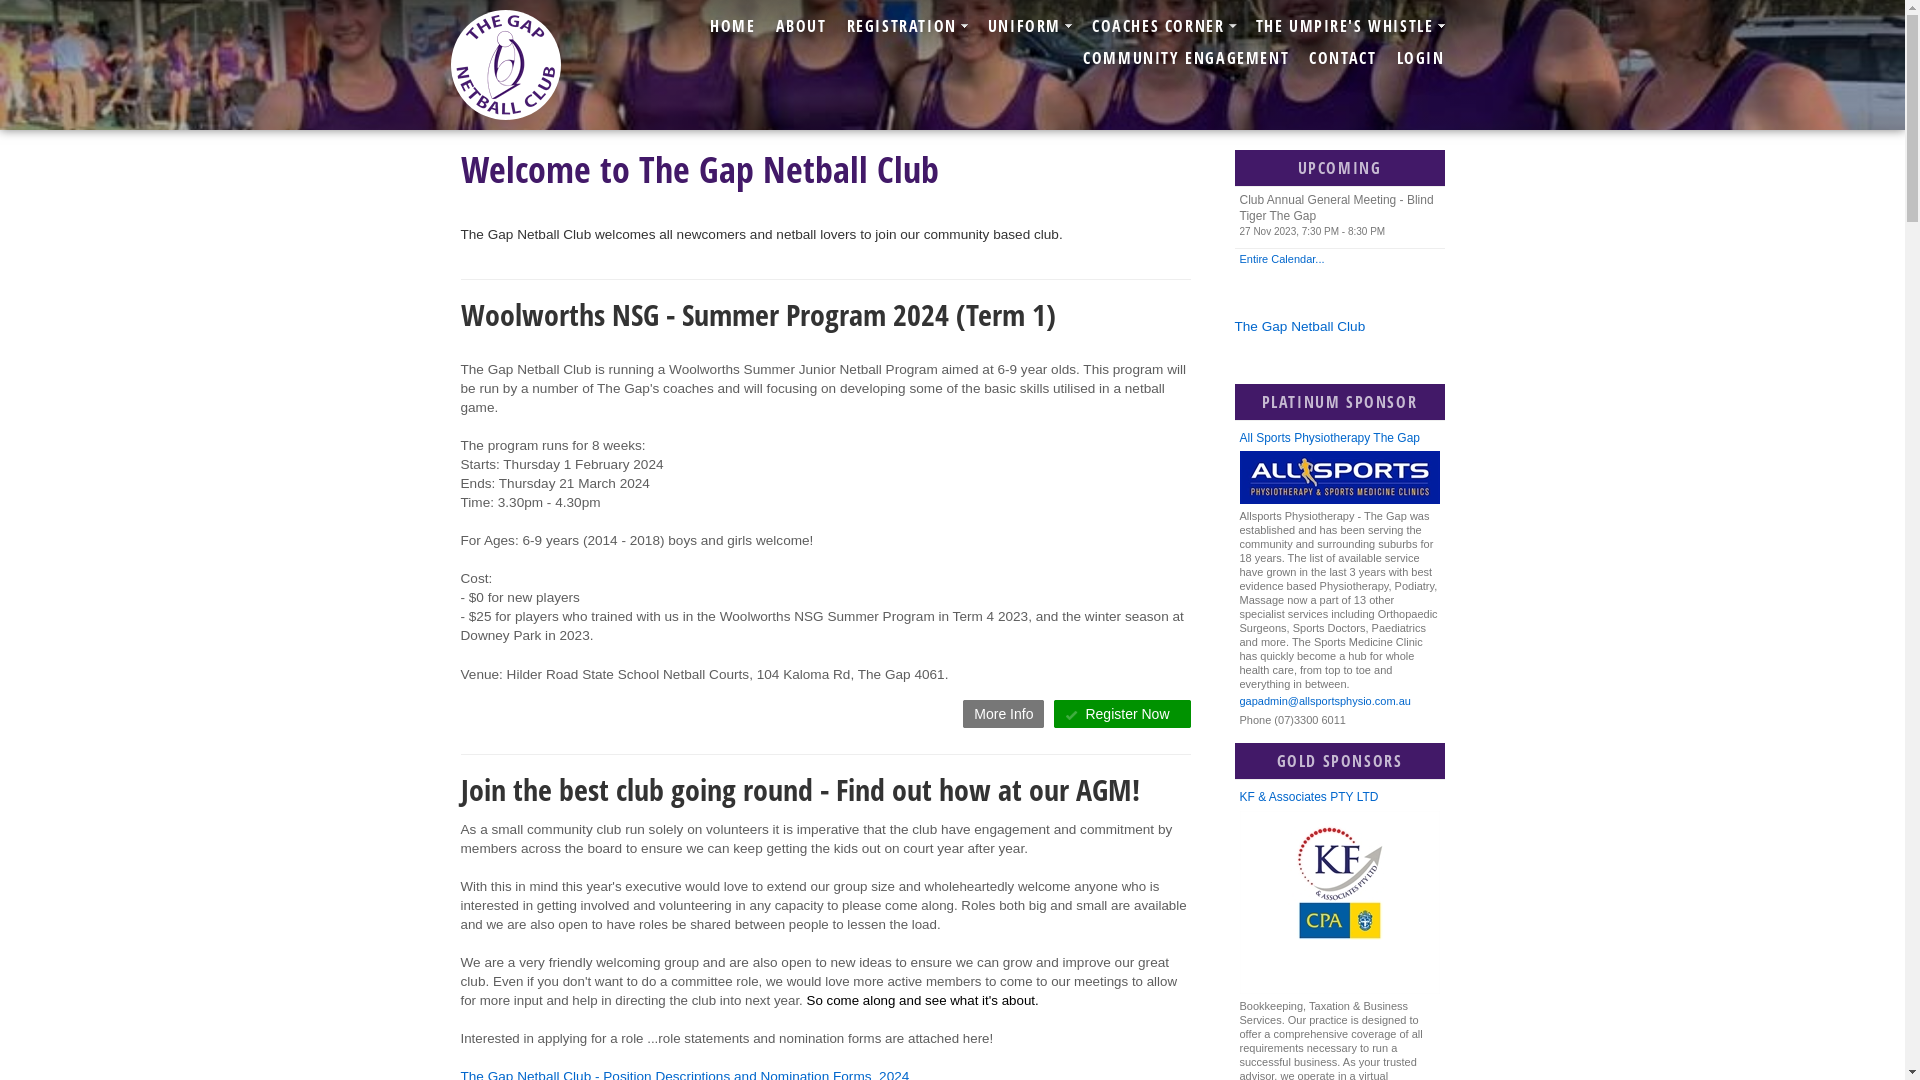  I want to click on 'COMMUNITY ENGAGEMENT', so click(1185, 56).